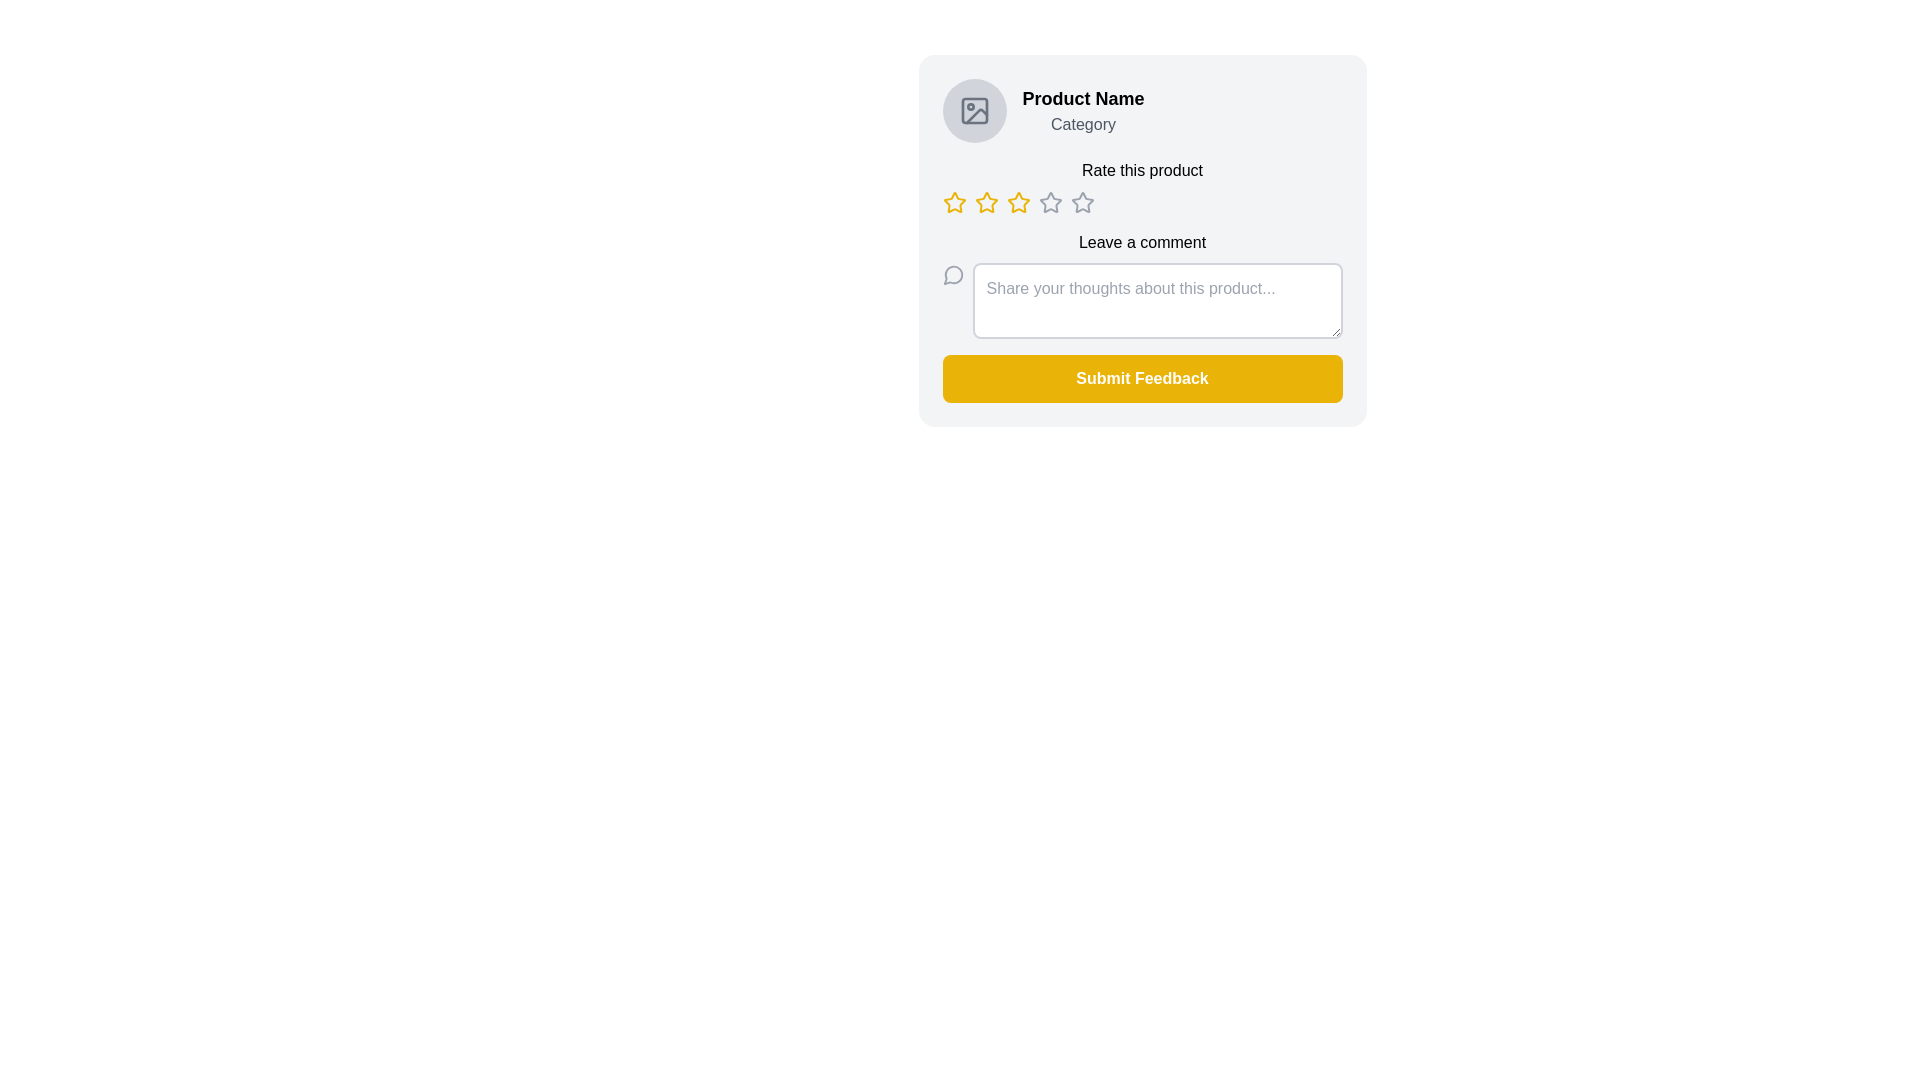 This screenshot has height=1080, width=1920. Describe the element at coordinates (1082, 124) in the screenshot. I see `the text label that reads 'Category', which is styled in light gray and located directly below 'Product Name'` at that location.